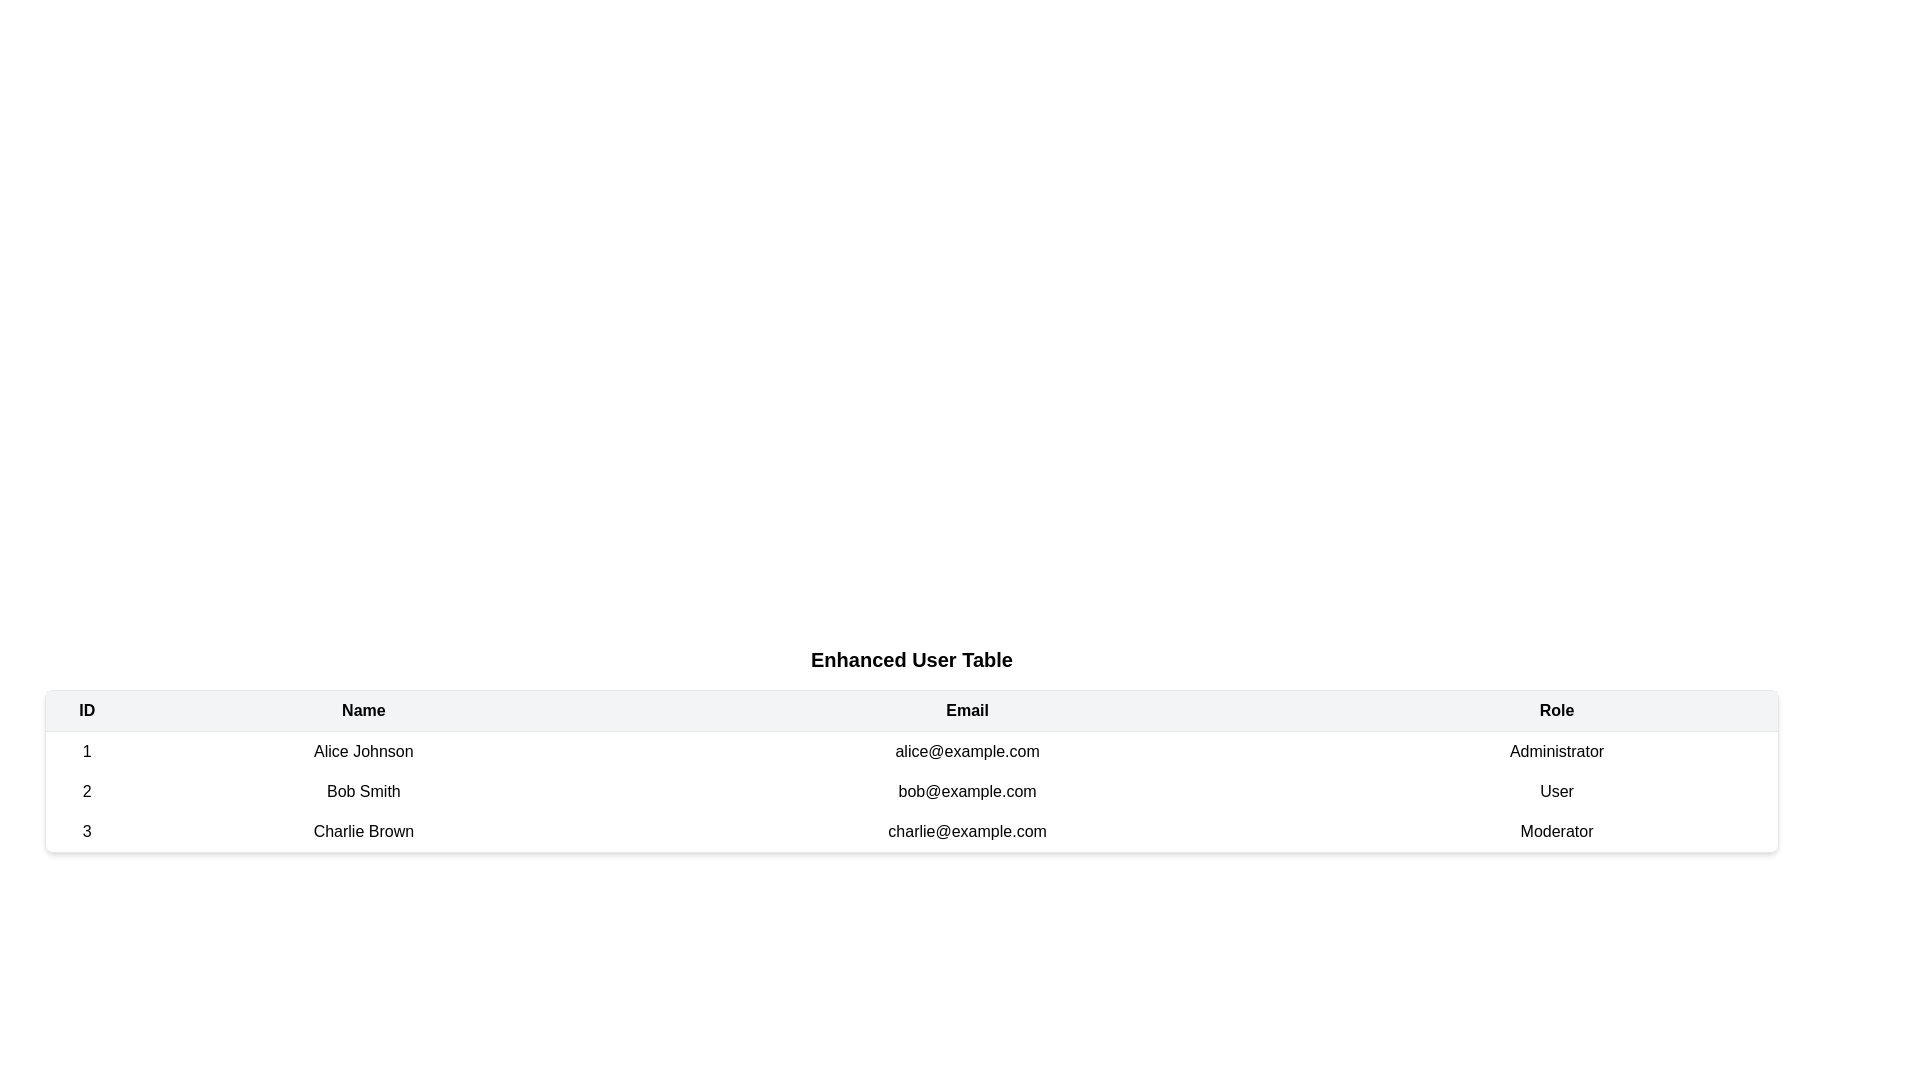  What do you see at coordinates (967, 710) in the screenshot?
I see `the 'Email' header text label, which indicates the type of data in the corresponding column of the table` at bounding box center [967, 710].